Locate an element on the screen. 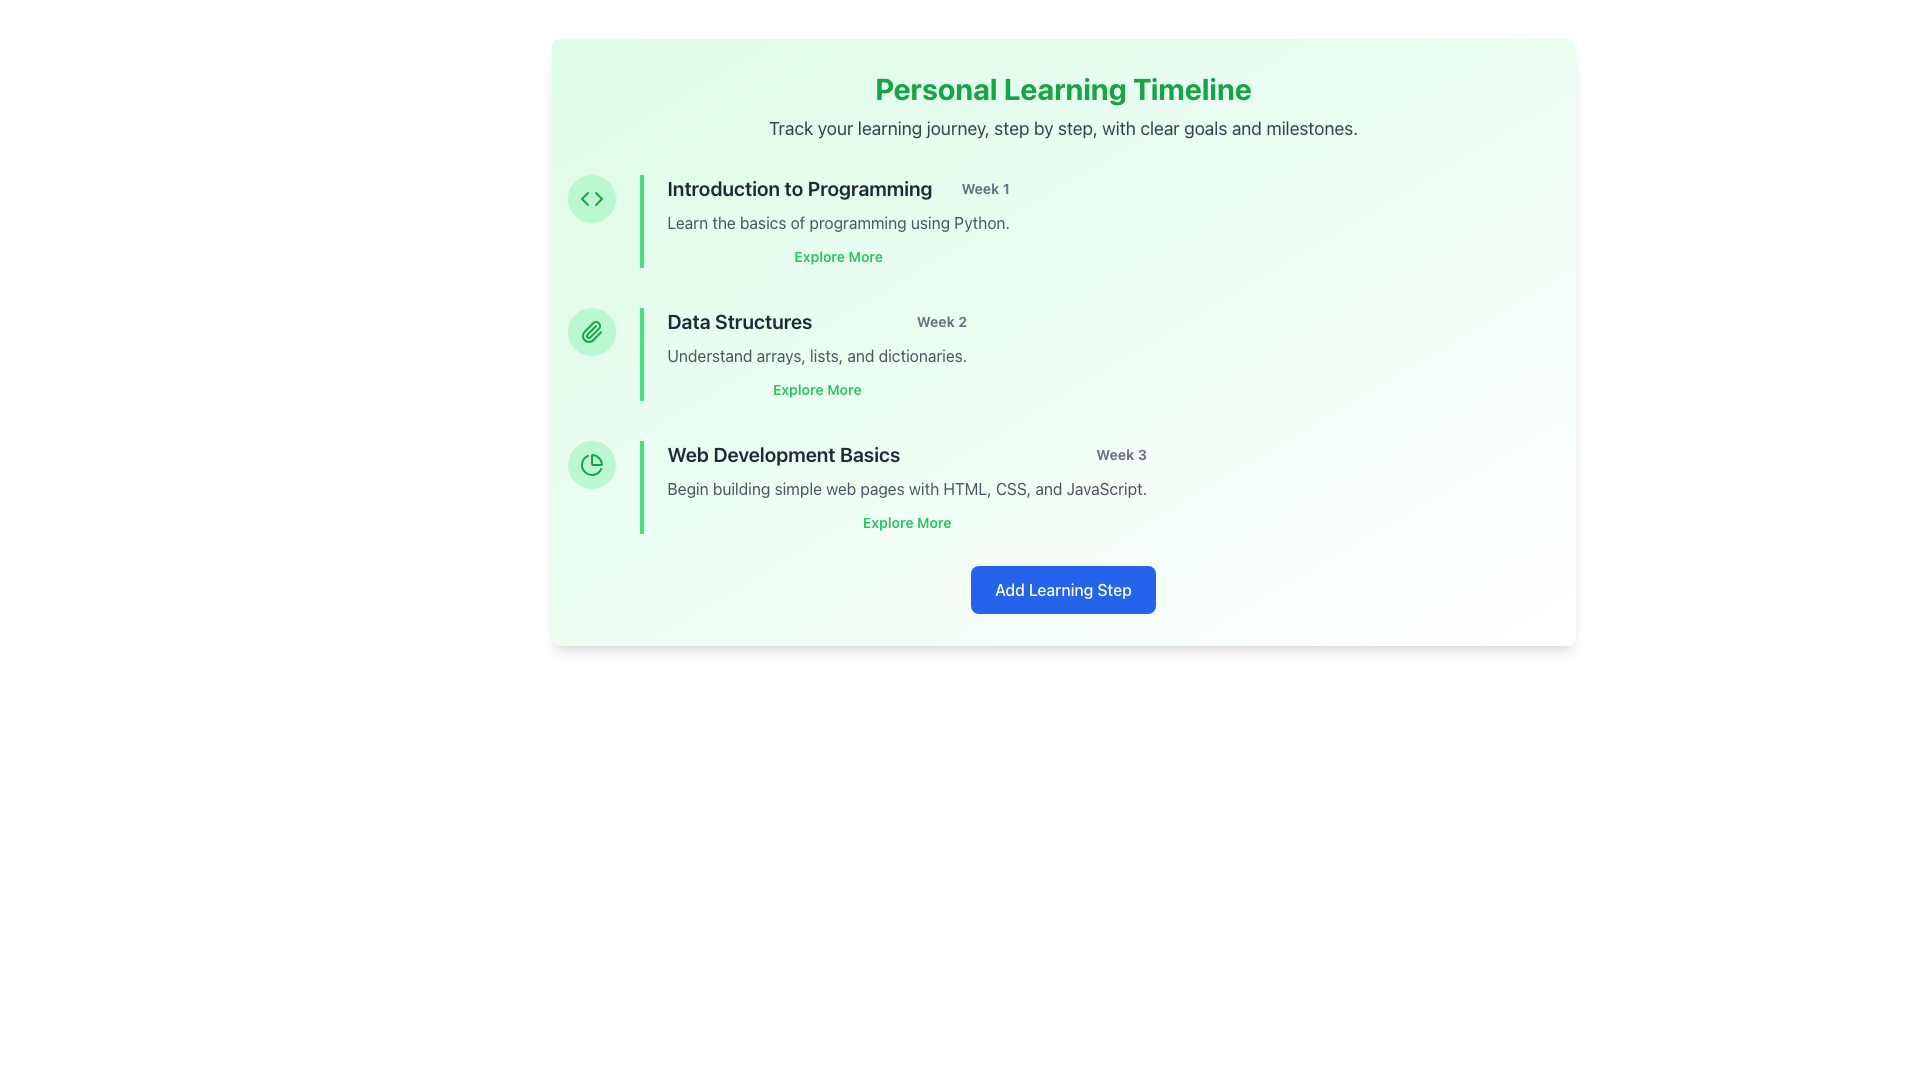  the Text label that serves as a title or heading in the 'Personal Learning Timeline' section, located directly under 'Data Structures' is located at coordinates (782, 455).